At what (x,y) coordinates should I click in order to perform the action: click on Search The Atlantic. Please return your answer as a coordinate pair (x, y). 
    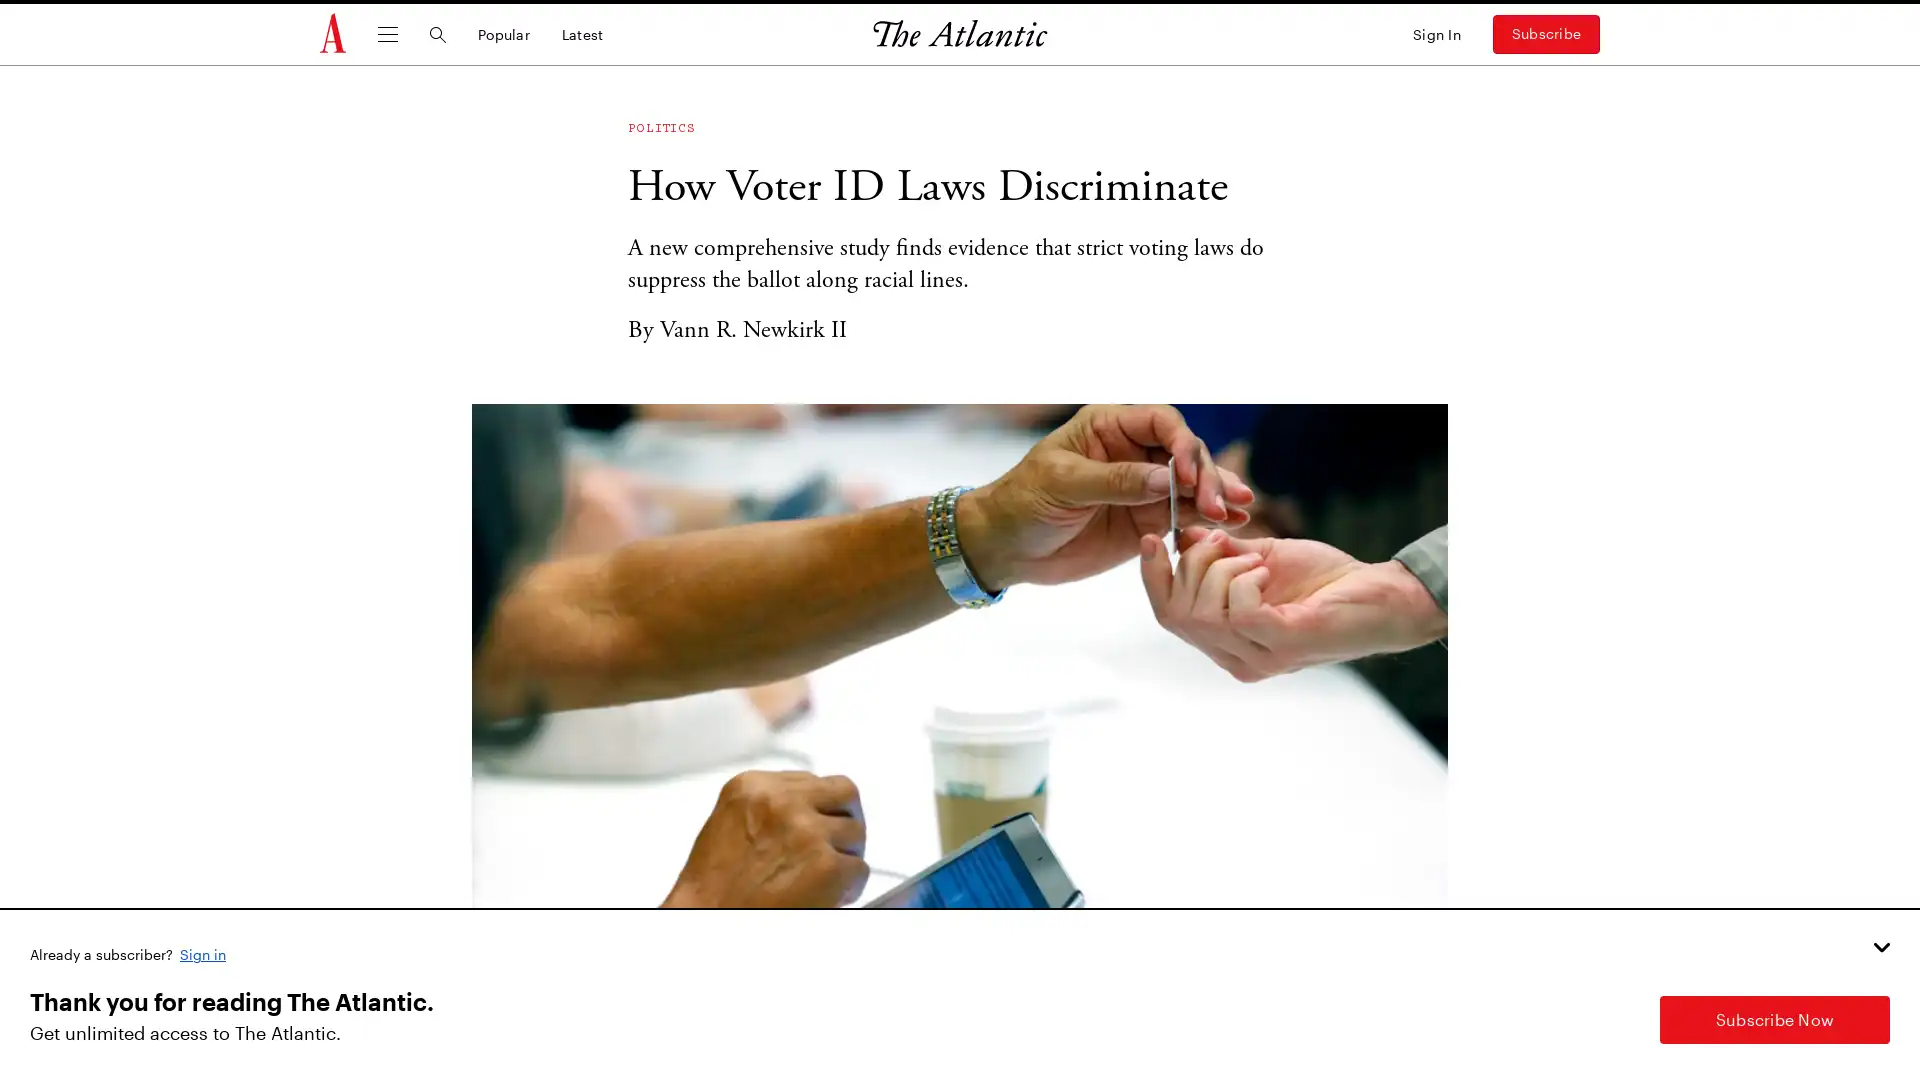
    Looking at the image, I should click on (436, 34).